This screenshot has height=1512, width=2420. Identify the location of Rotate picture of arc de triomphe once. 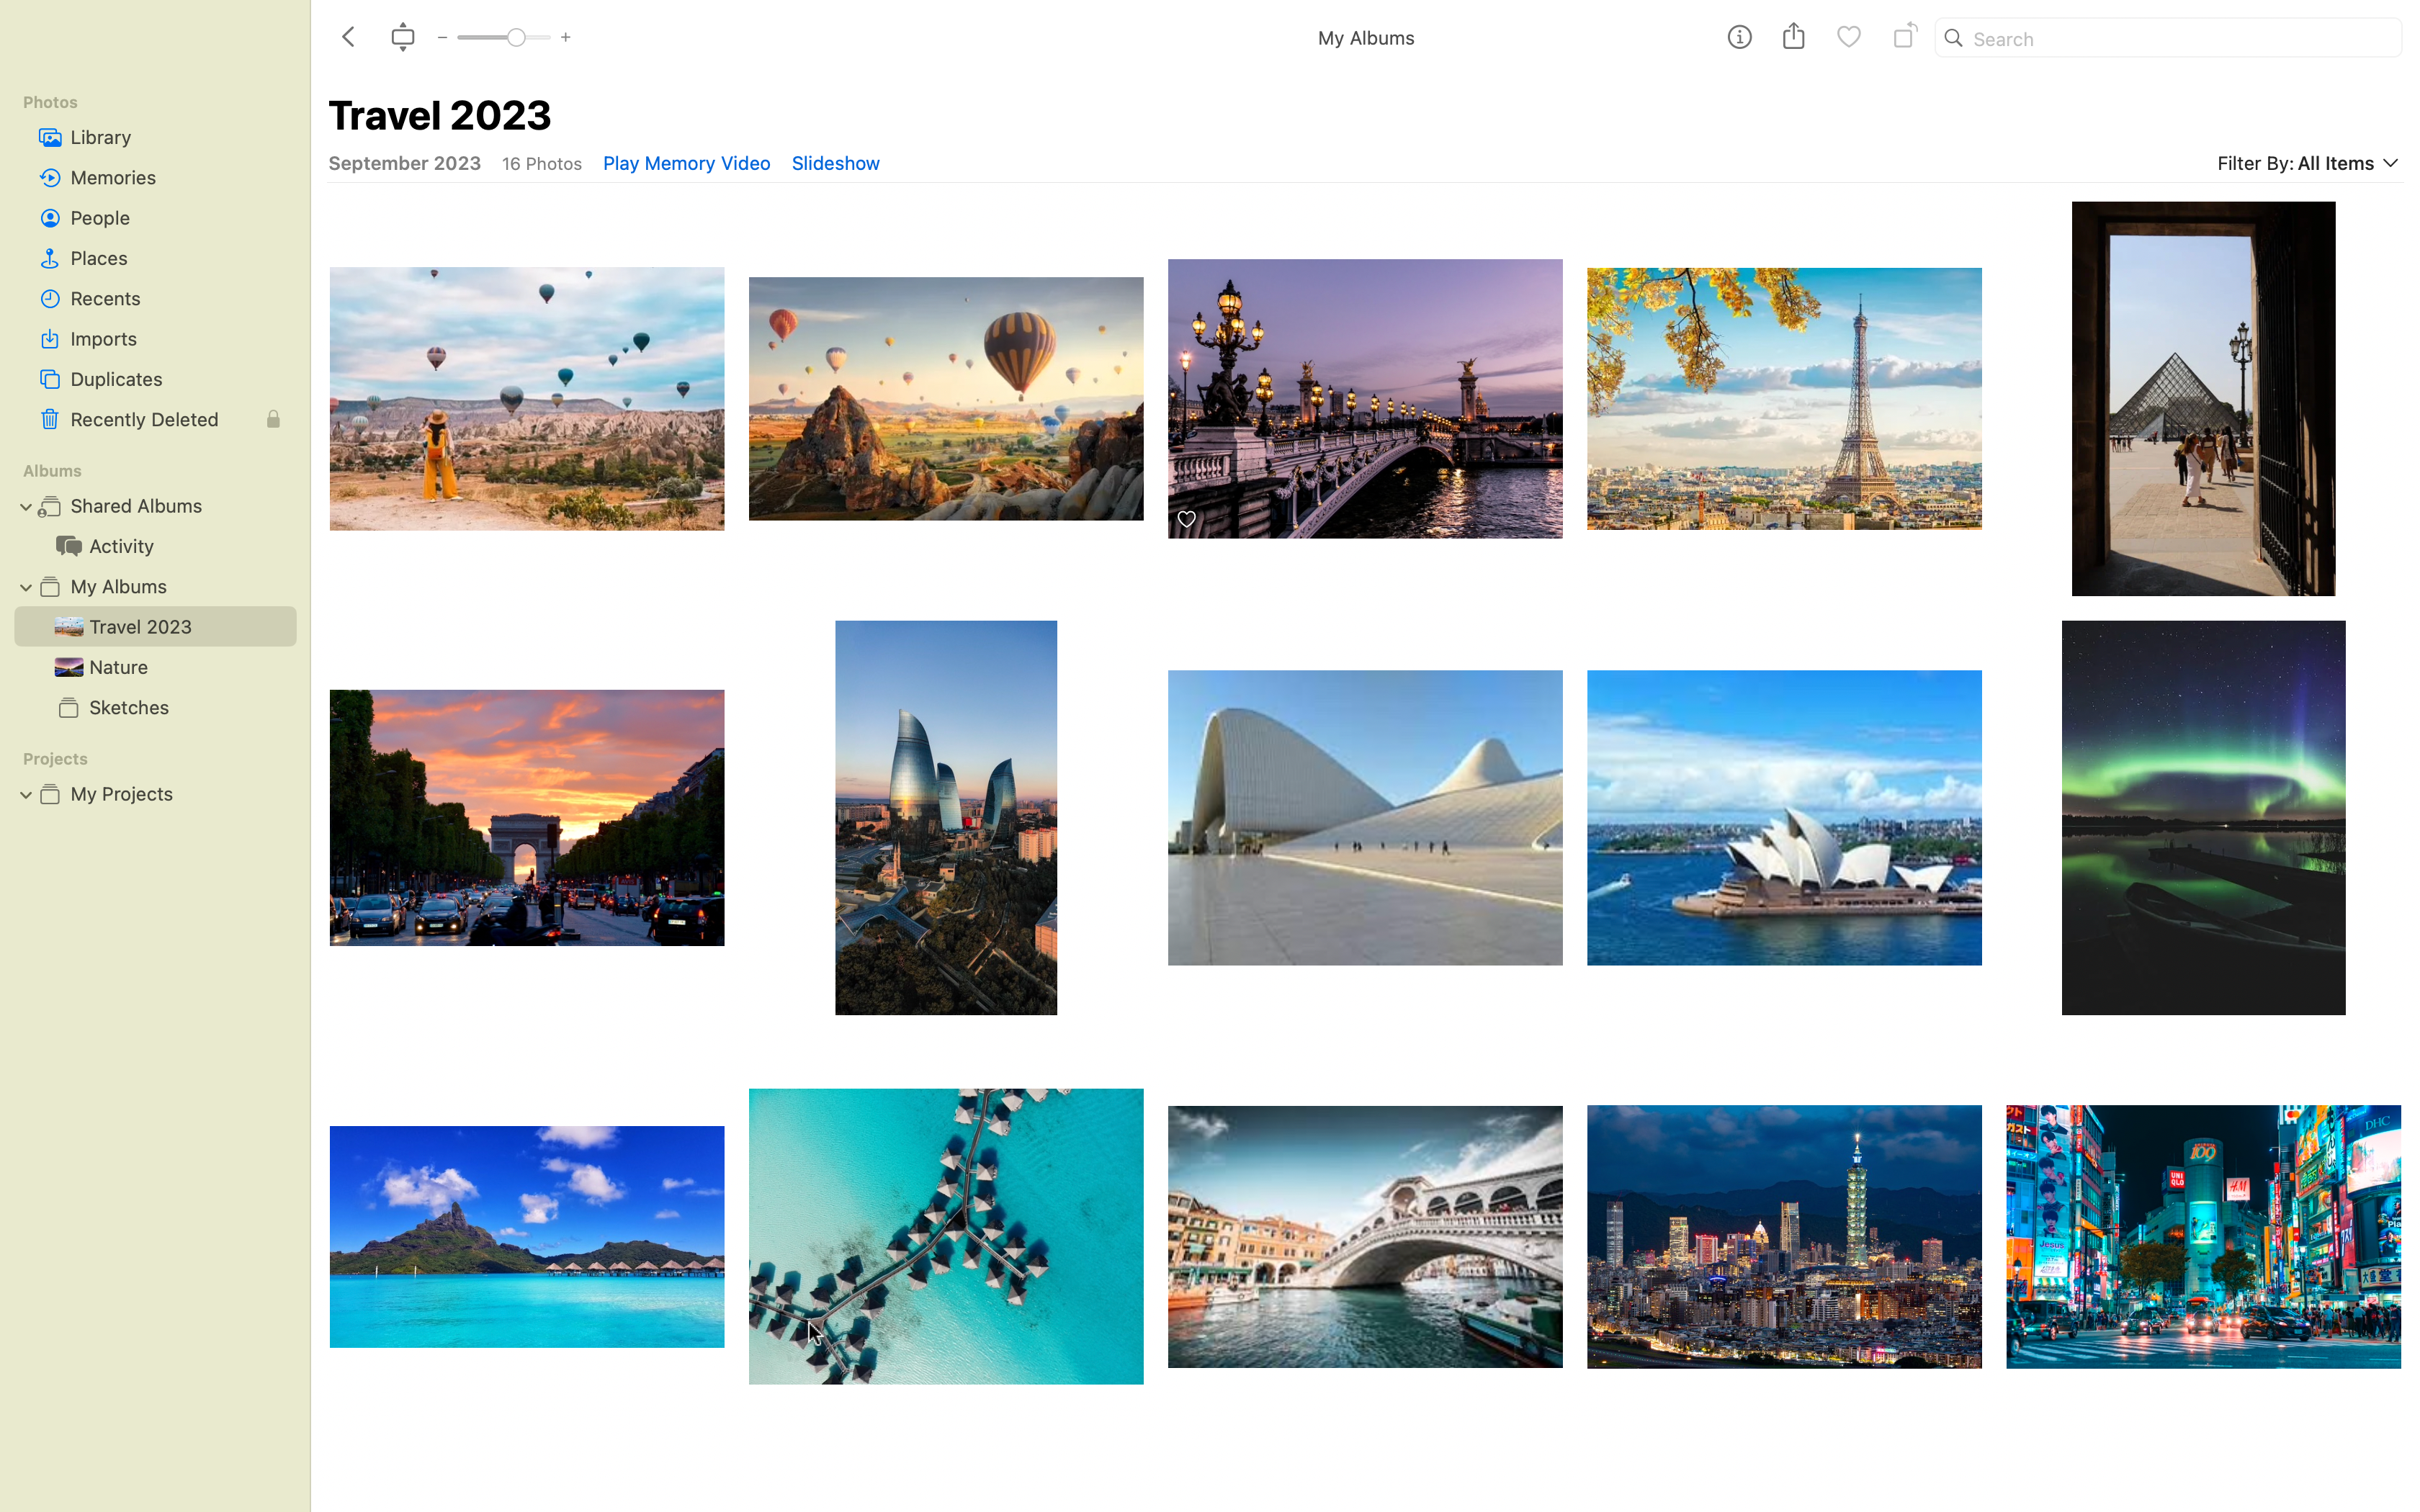
(523, 818).